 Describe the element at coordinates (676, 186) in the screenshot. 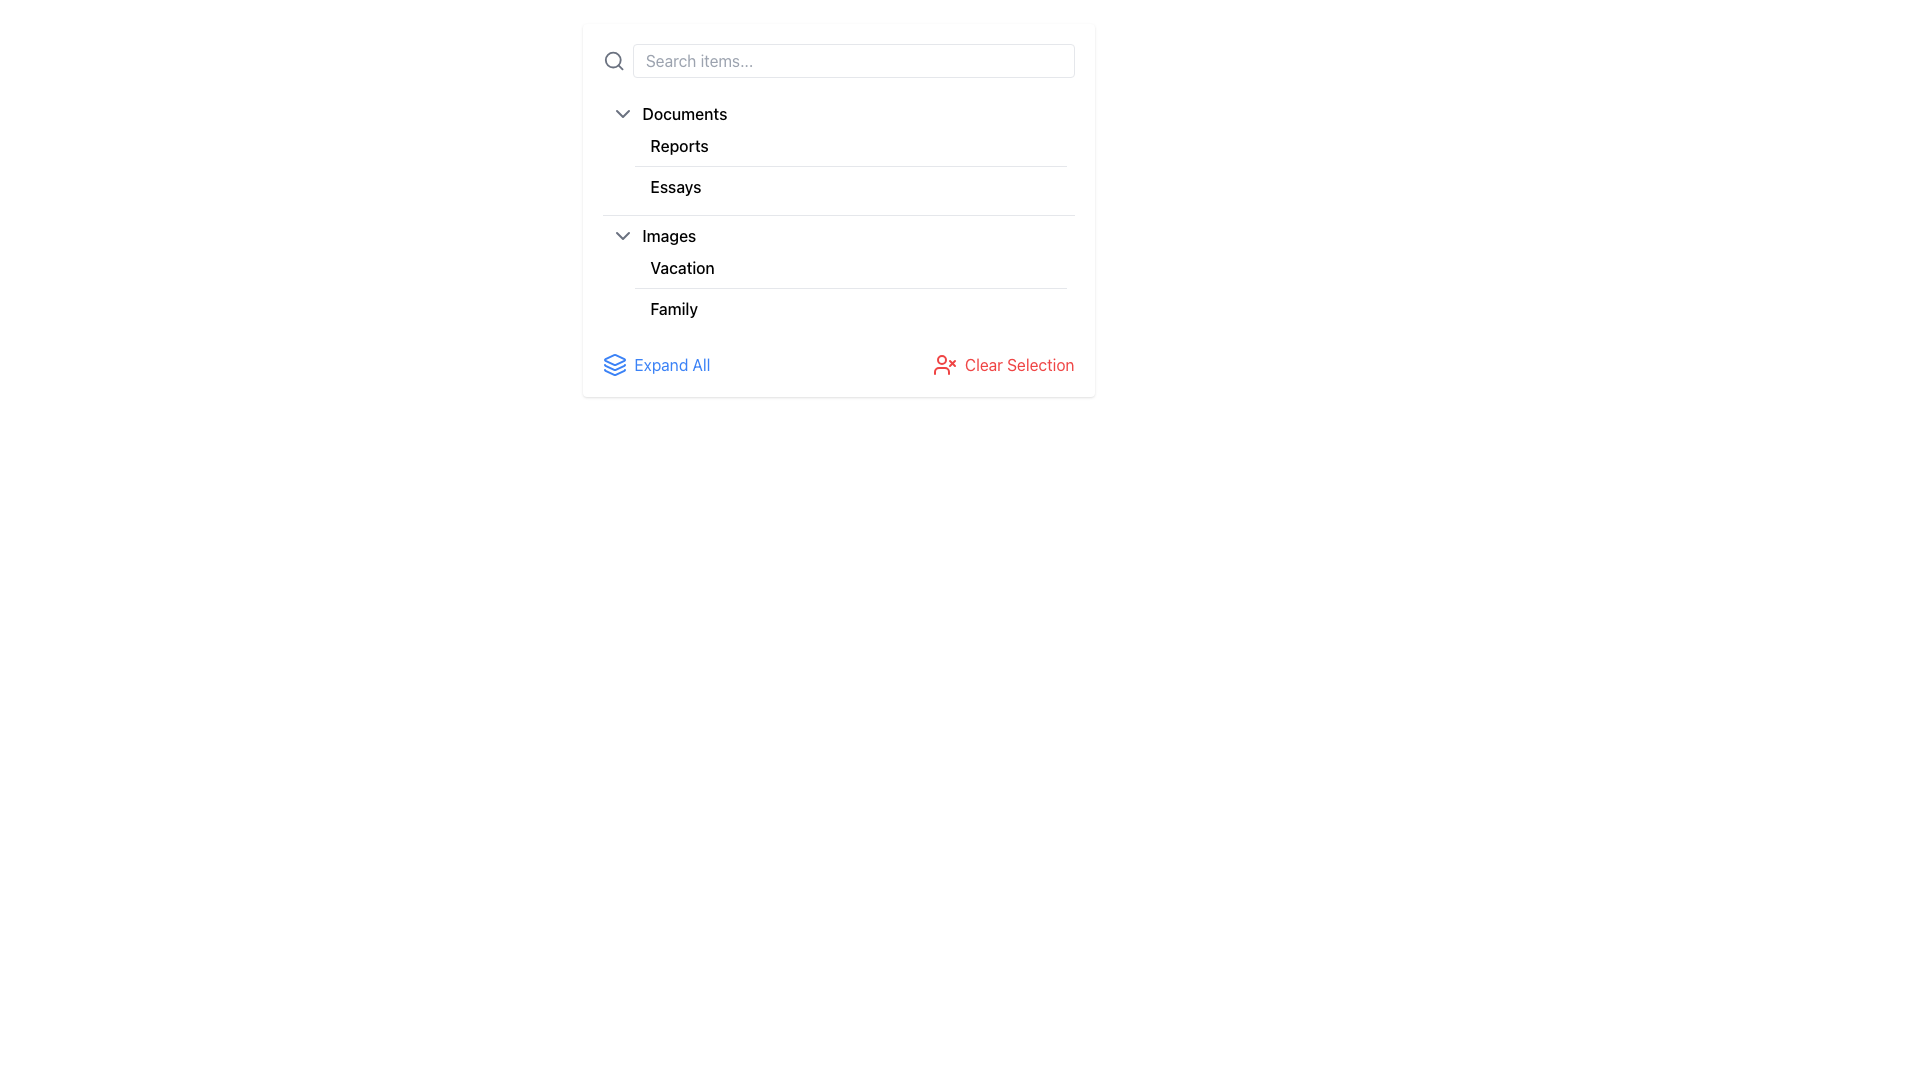

I see `the 'Essays' text label in the sidebar` at that location.